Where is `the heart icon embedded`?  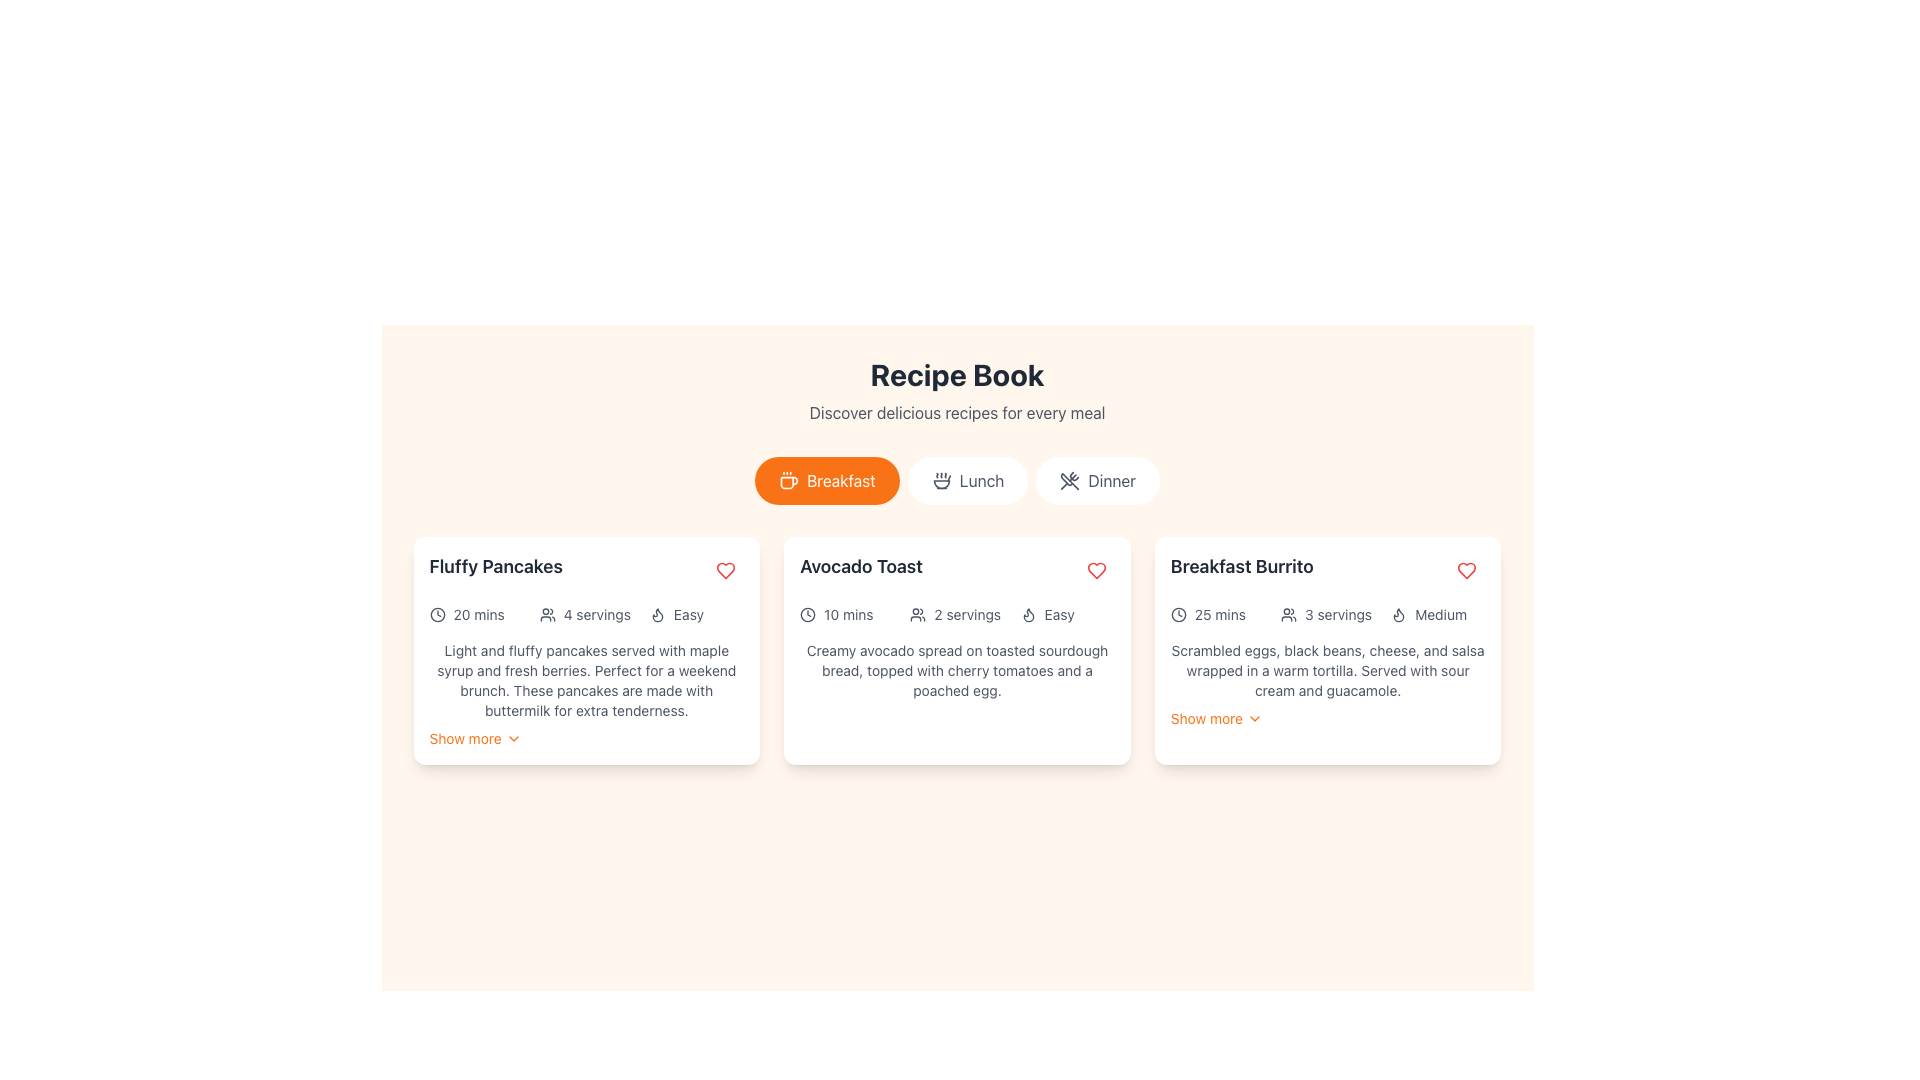 the heart icon embedded is located at coordinates (1467, 570).